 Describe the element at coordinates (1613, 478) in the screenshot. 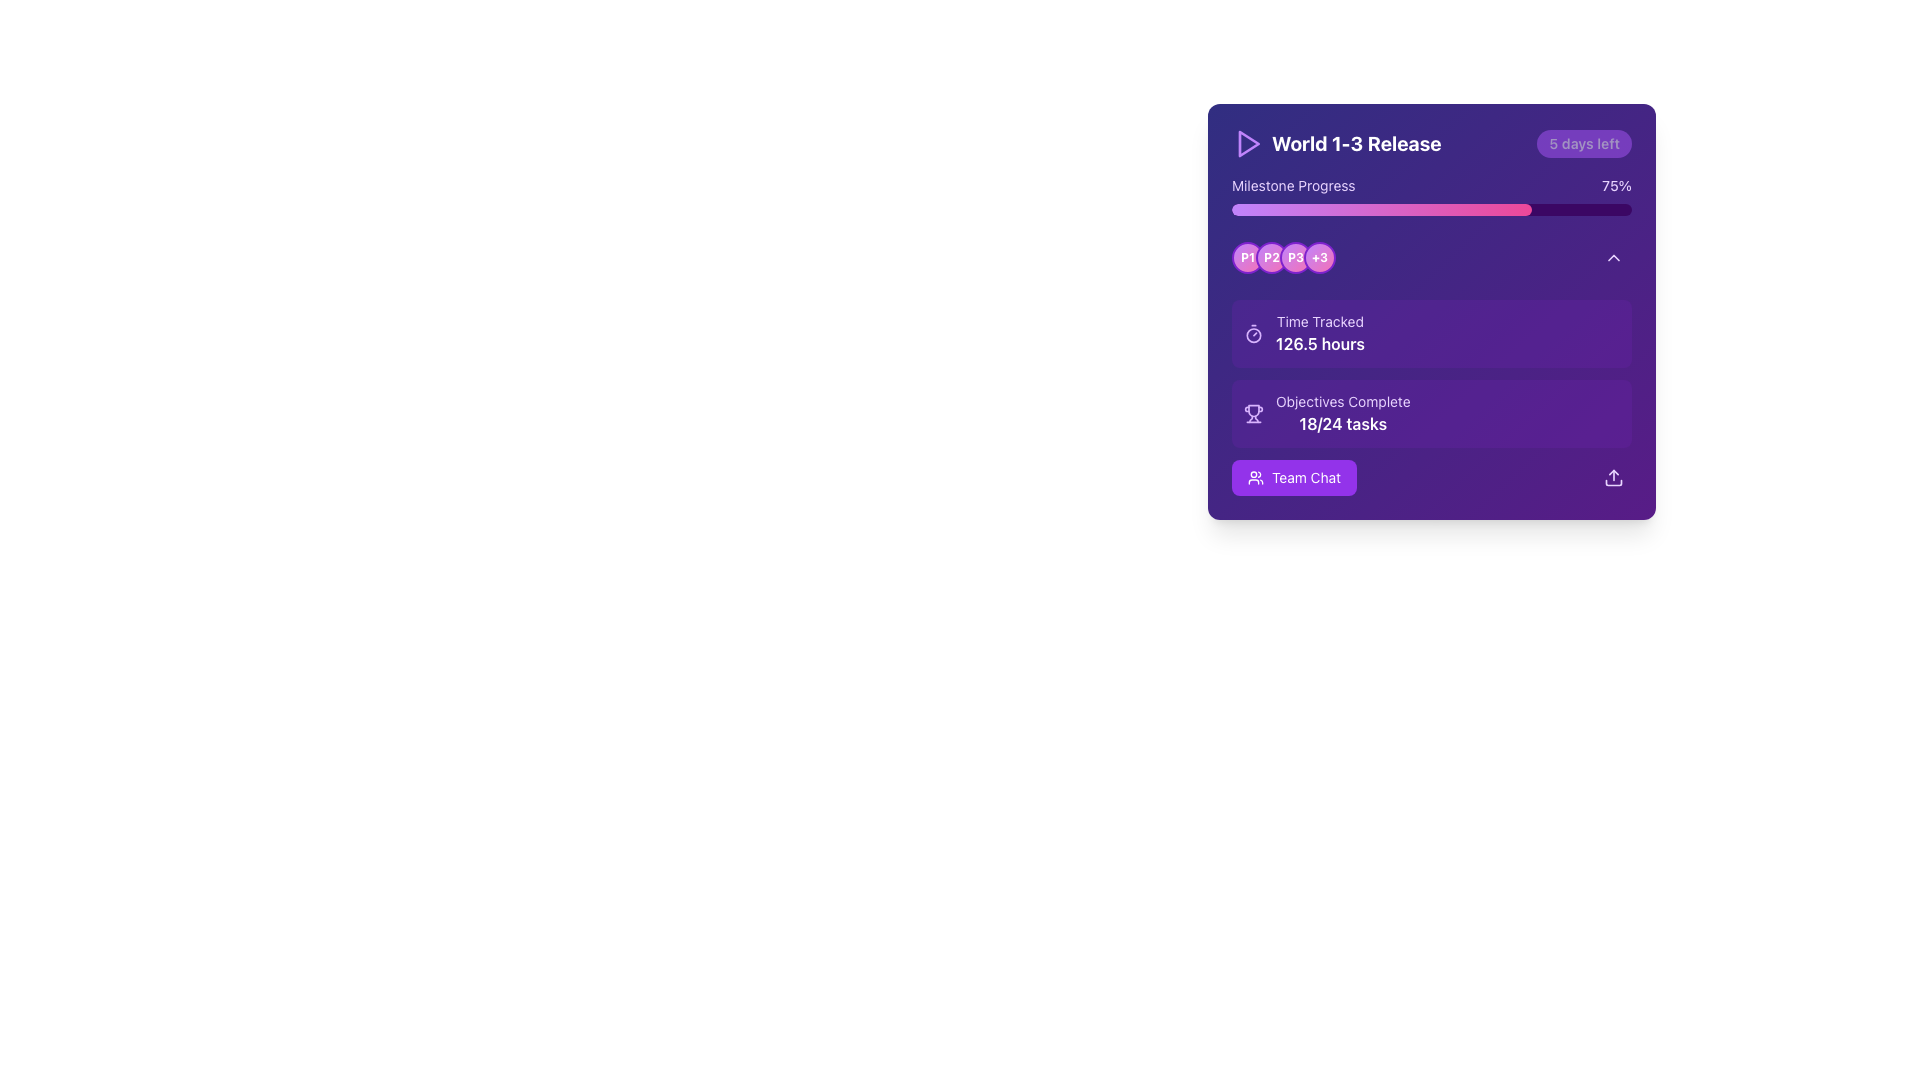

I see `the light purple upload icon with a rounded purple background located in the bottom-right corner of the 'World 1-3 Release' card` at that location.